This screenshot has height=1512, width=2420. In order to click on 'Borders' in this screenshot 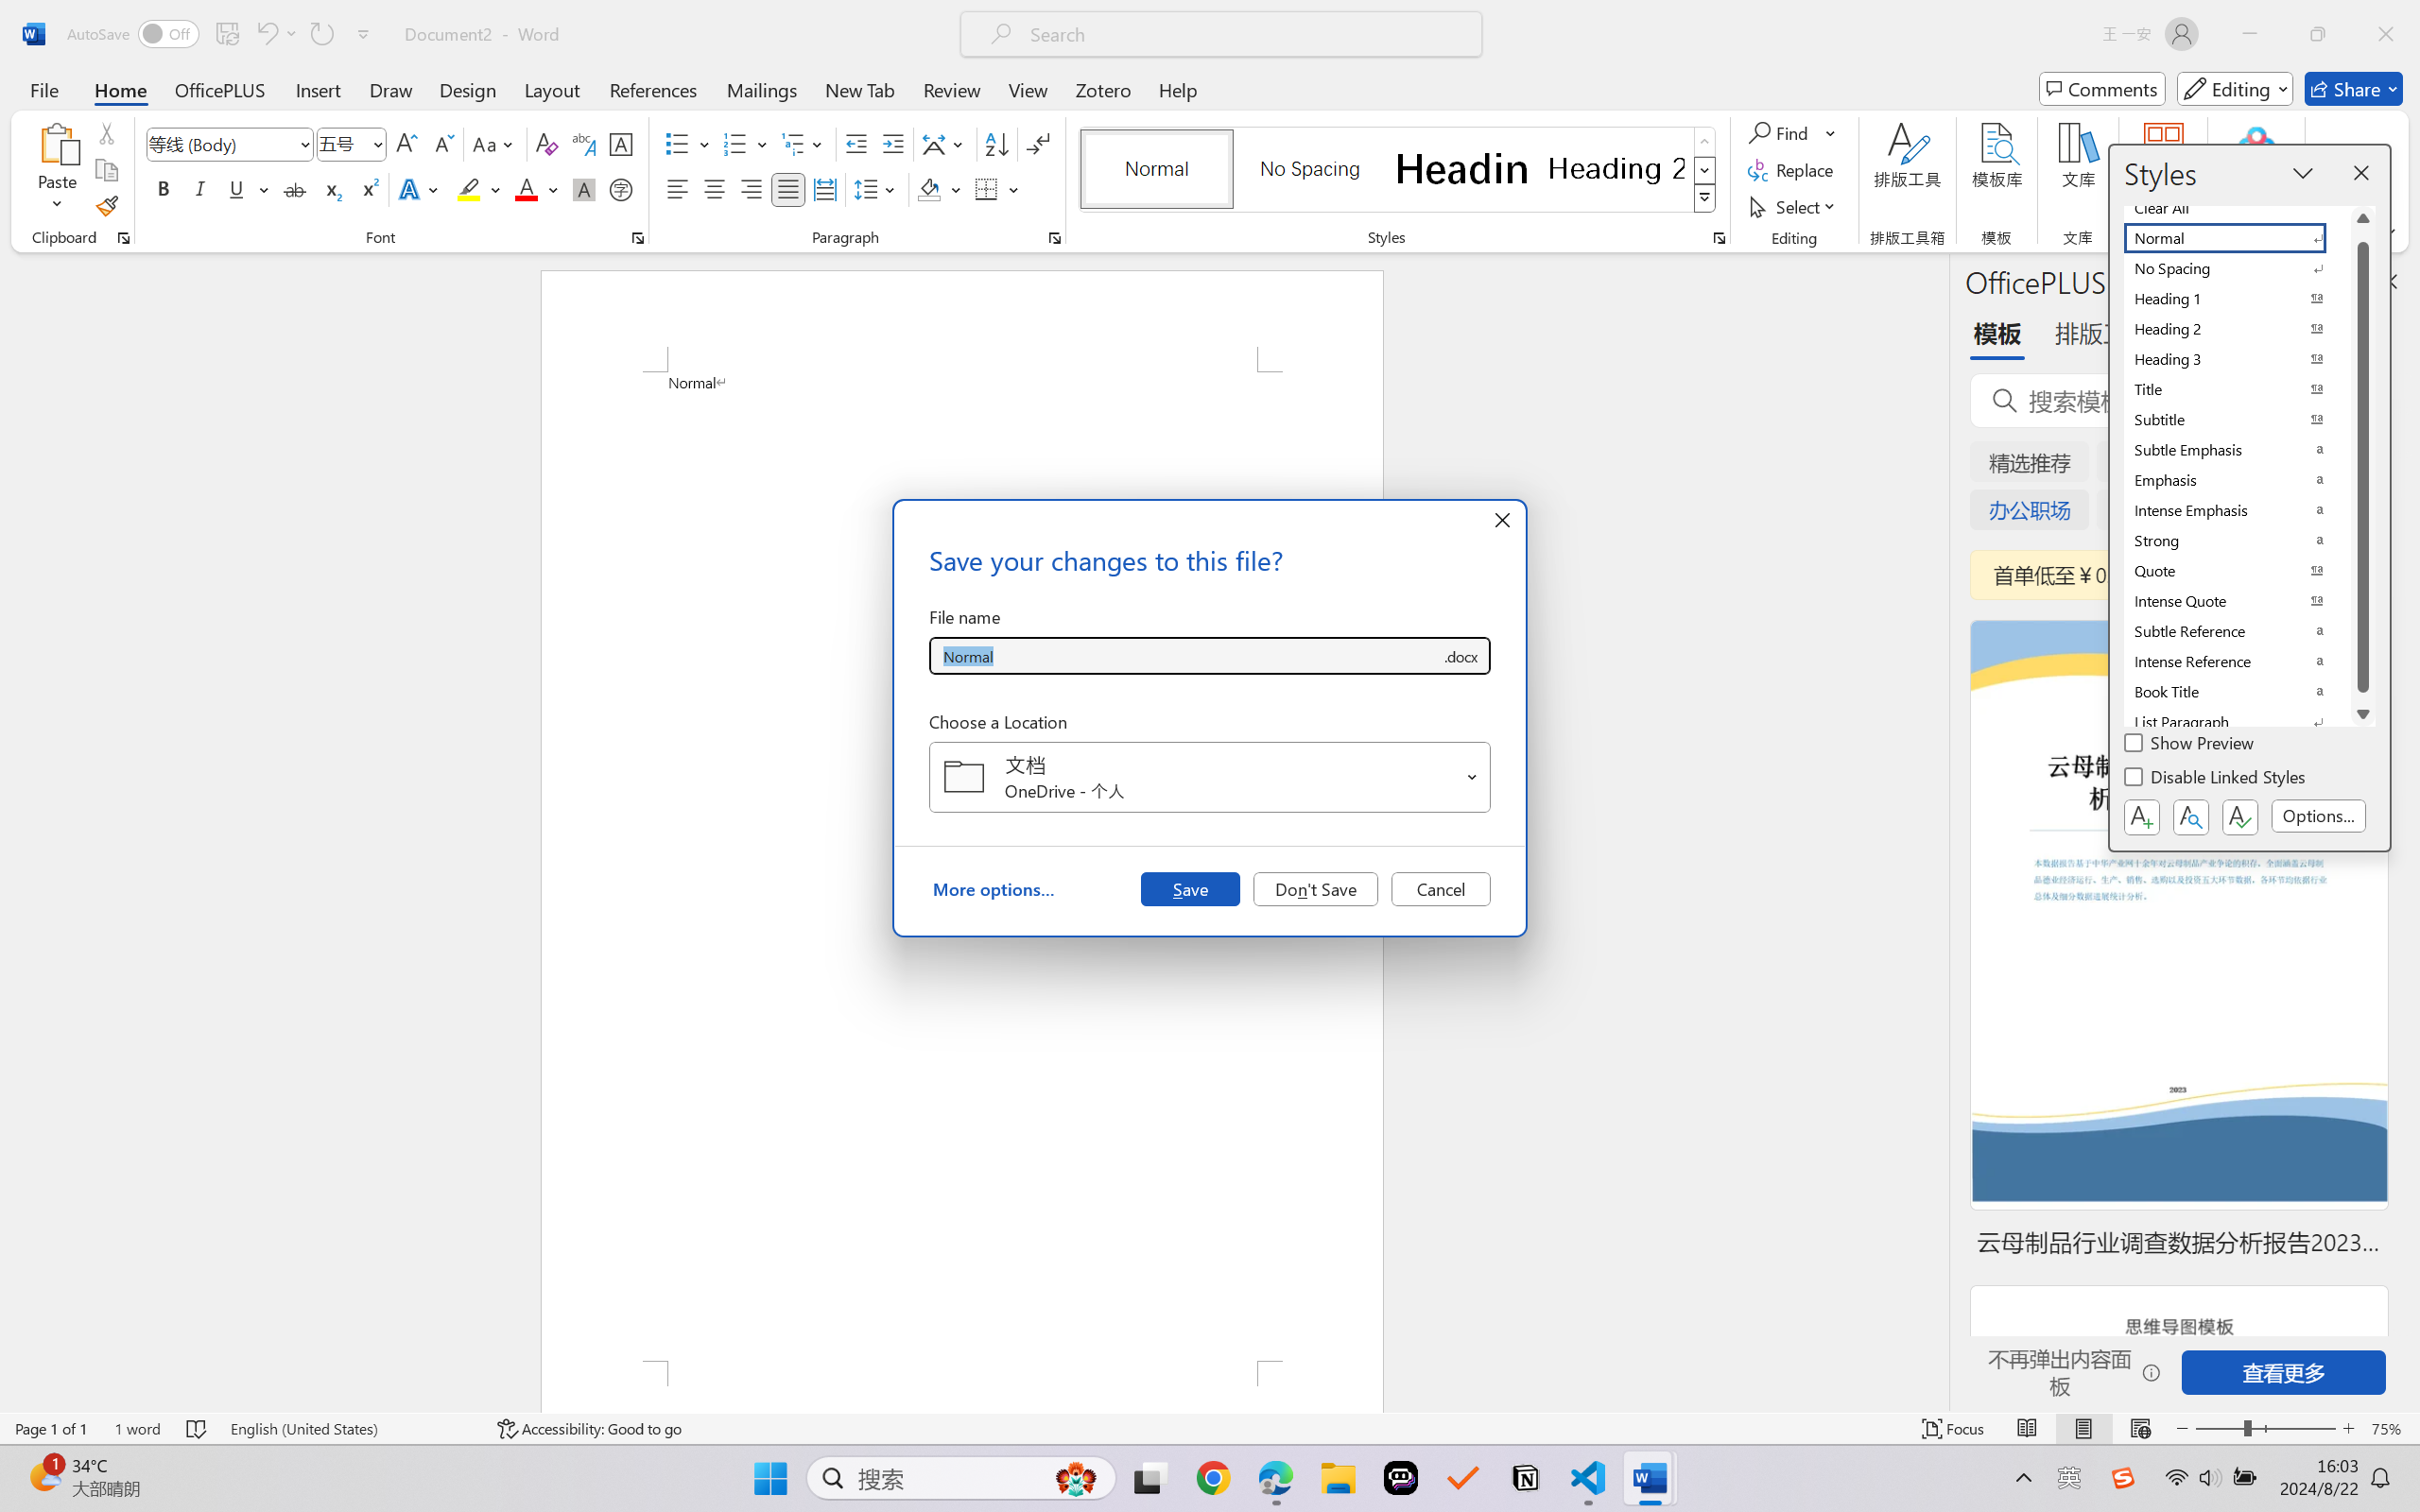, I will do `click(987, 188)`.